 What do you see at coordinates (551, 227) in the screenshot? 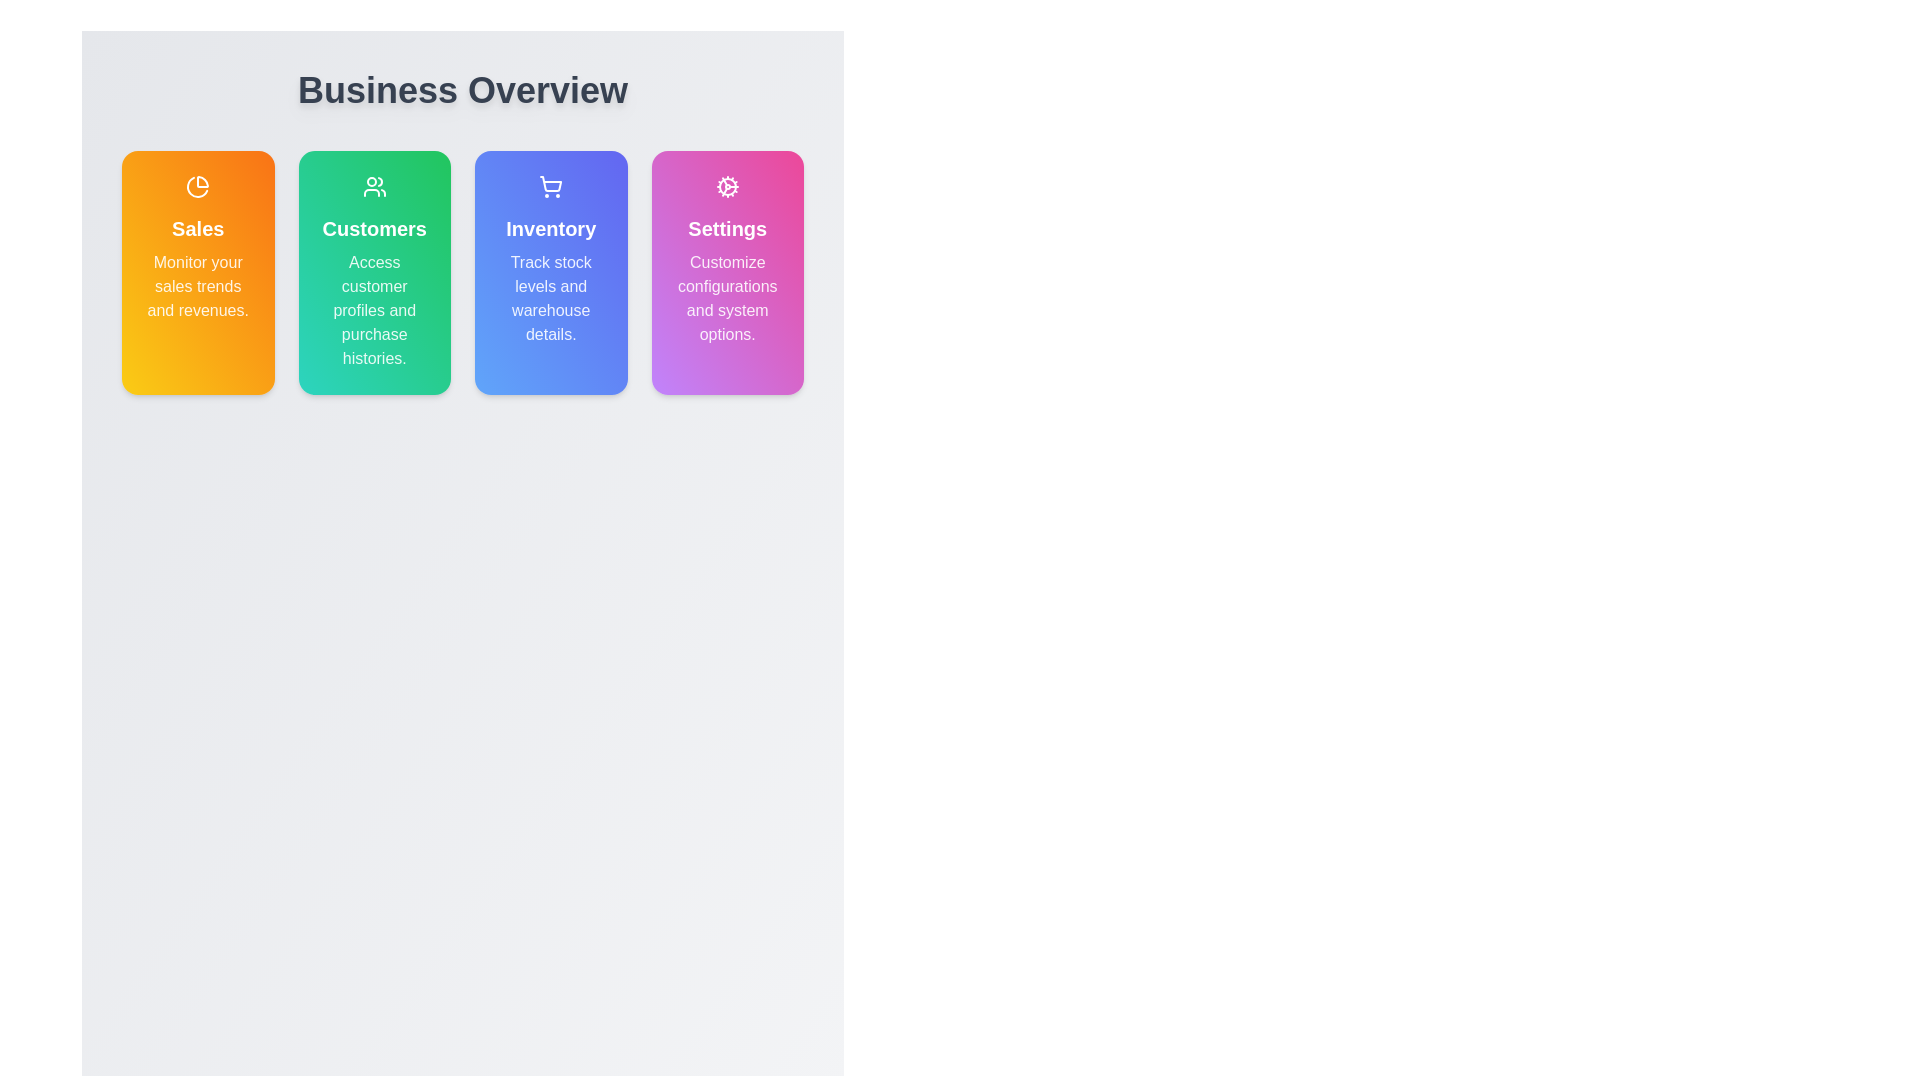
I see `the 'Inventory' label which is styled in bold white font on a blue background, located at the center top of the third menu card from the left in a horizontal row of four cards` at bounding box center [551, 227].